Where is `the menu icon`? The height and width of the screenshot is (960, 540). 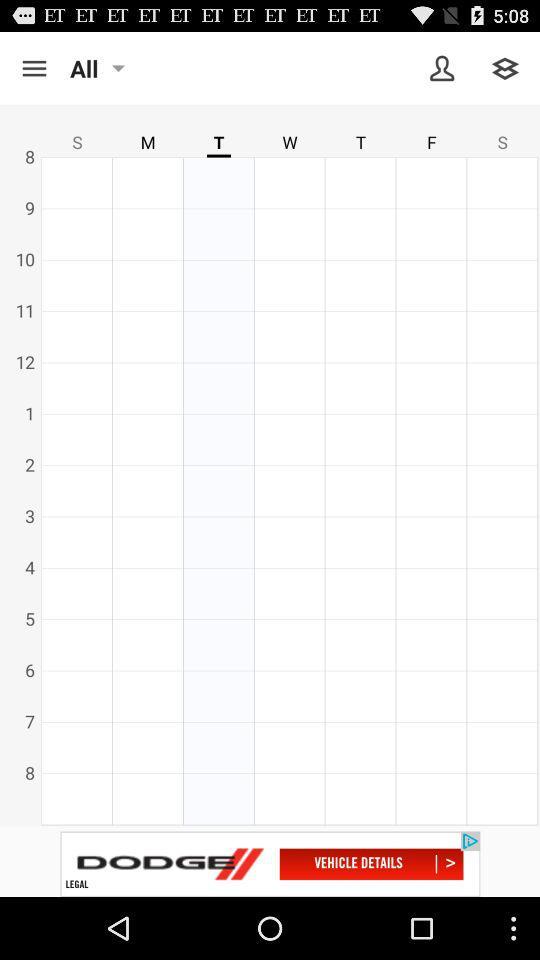 the menu icon is located at coordinates (33, 73).